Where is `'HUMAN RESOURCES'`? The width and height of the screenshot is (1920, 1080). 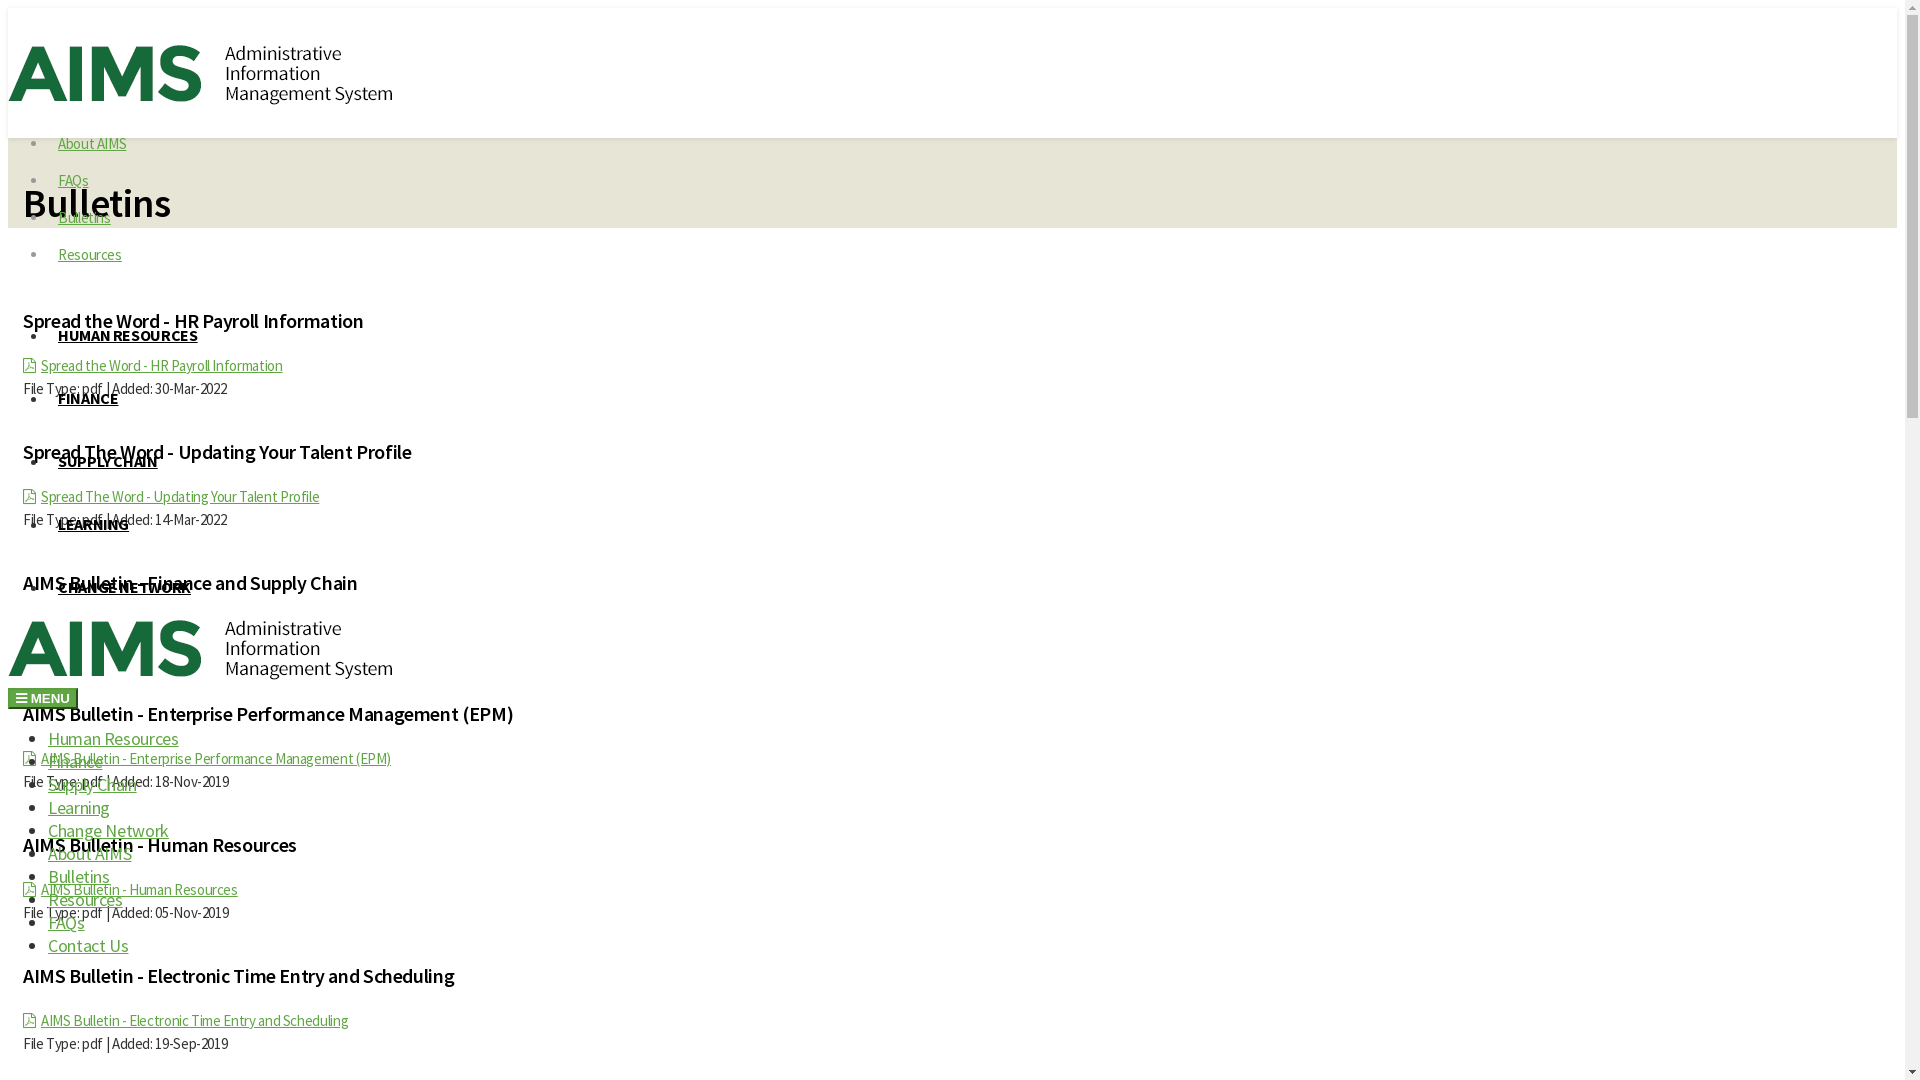
'HUMAN RESOURCES' is located at coordinates (127, 334).